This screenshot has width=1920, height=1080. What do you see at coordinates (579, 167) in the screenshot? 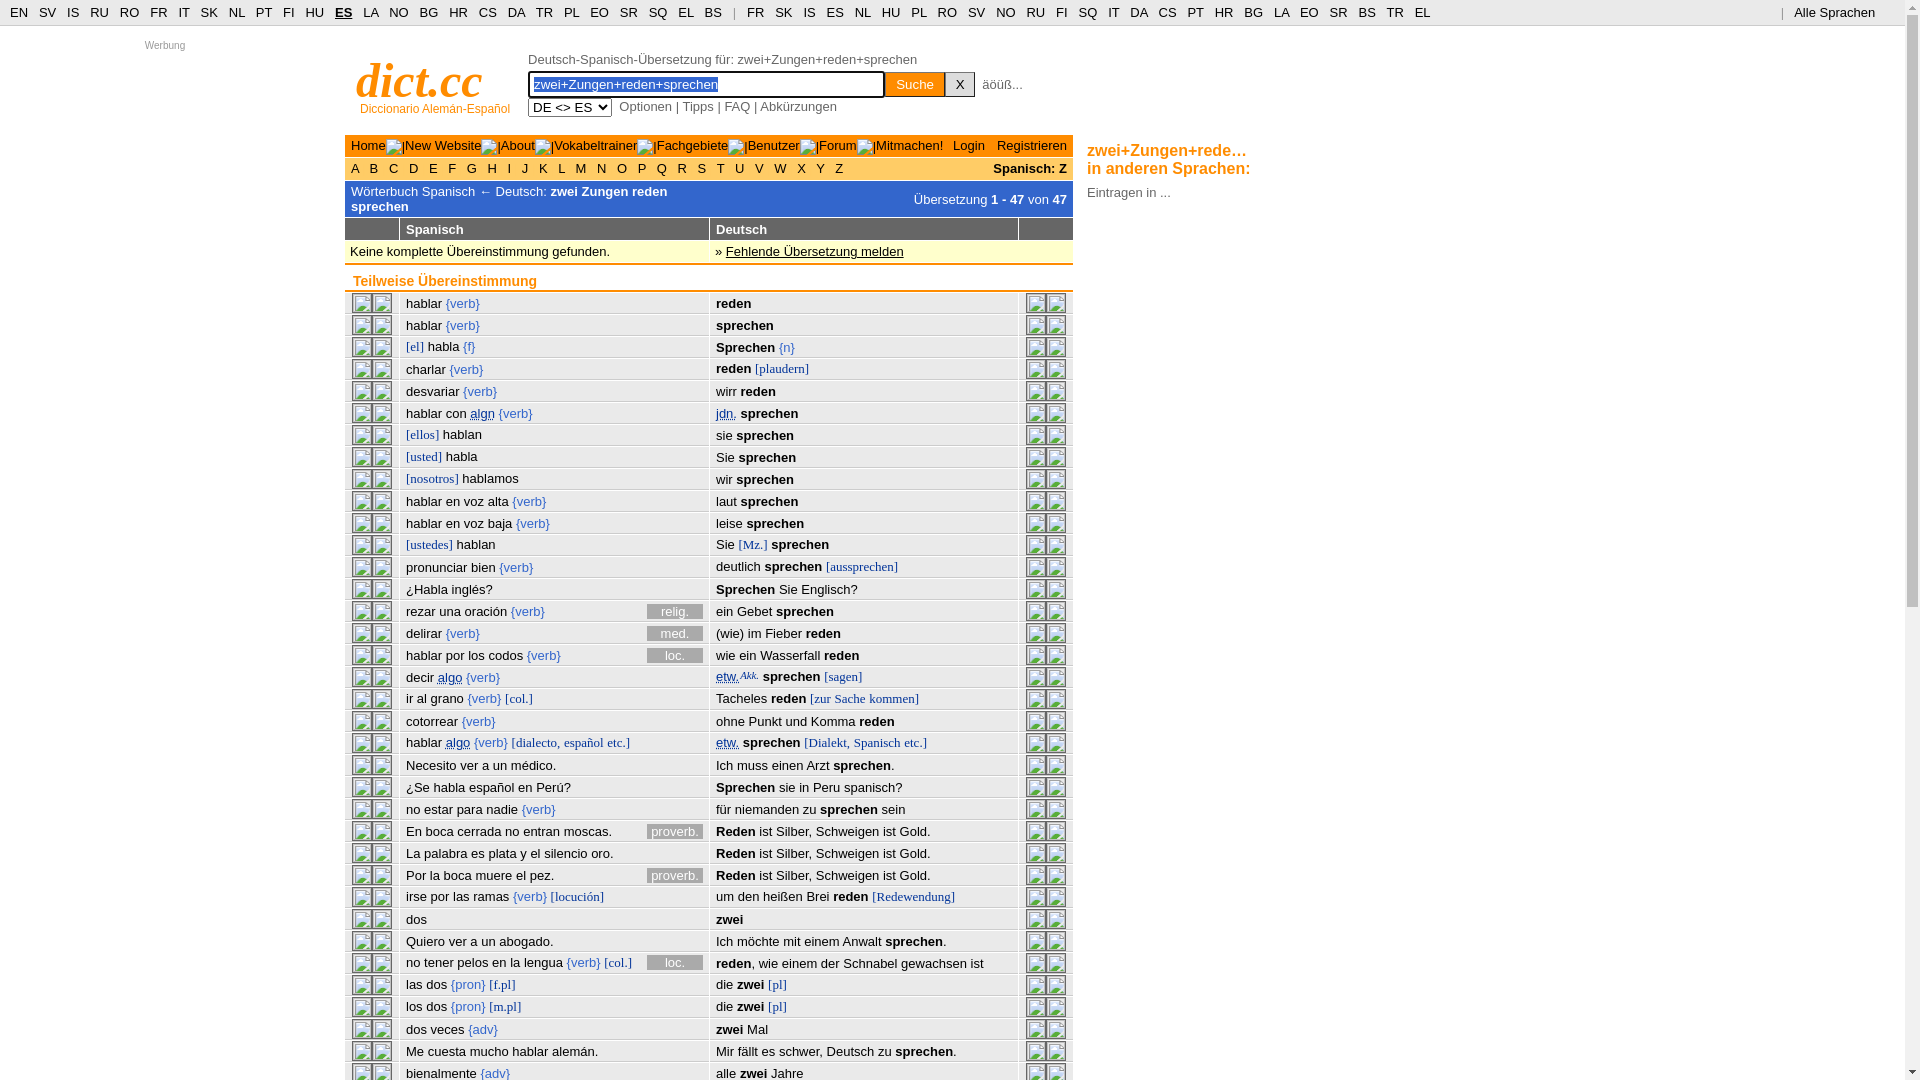
I see `'M'` at bounding box center [579, 167].